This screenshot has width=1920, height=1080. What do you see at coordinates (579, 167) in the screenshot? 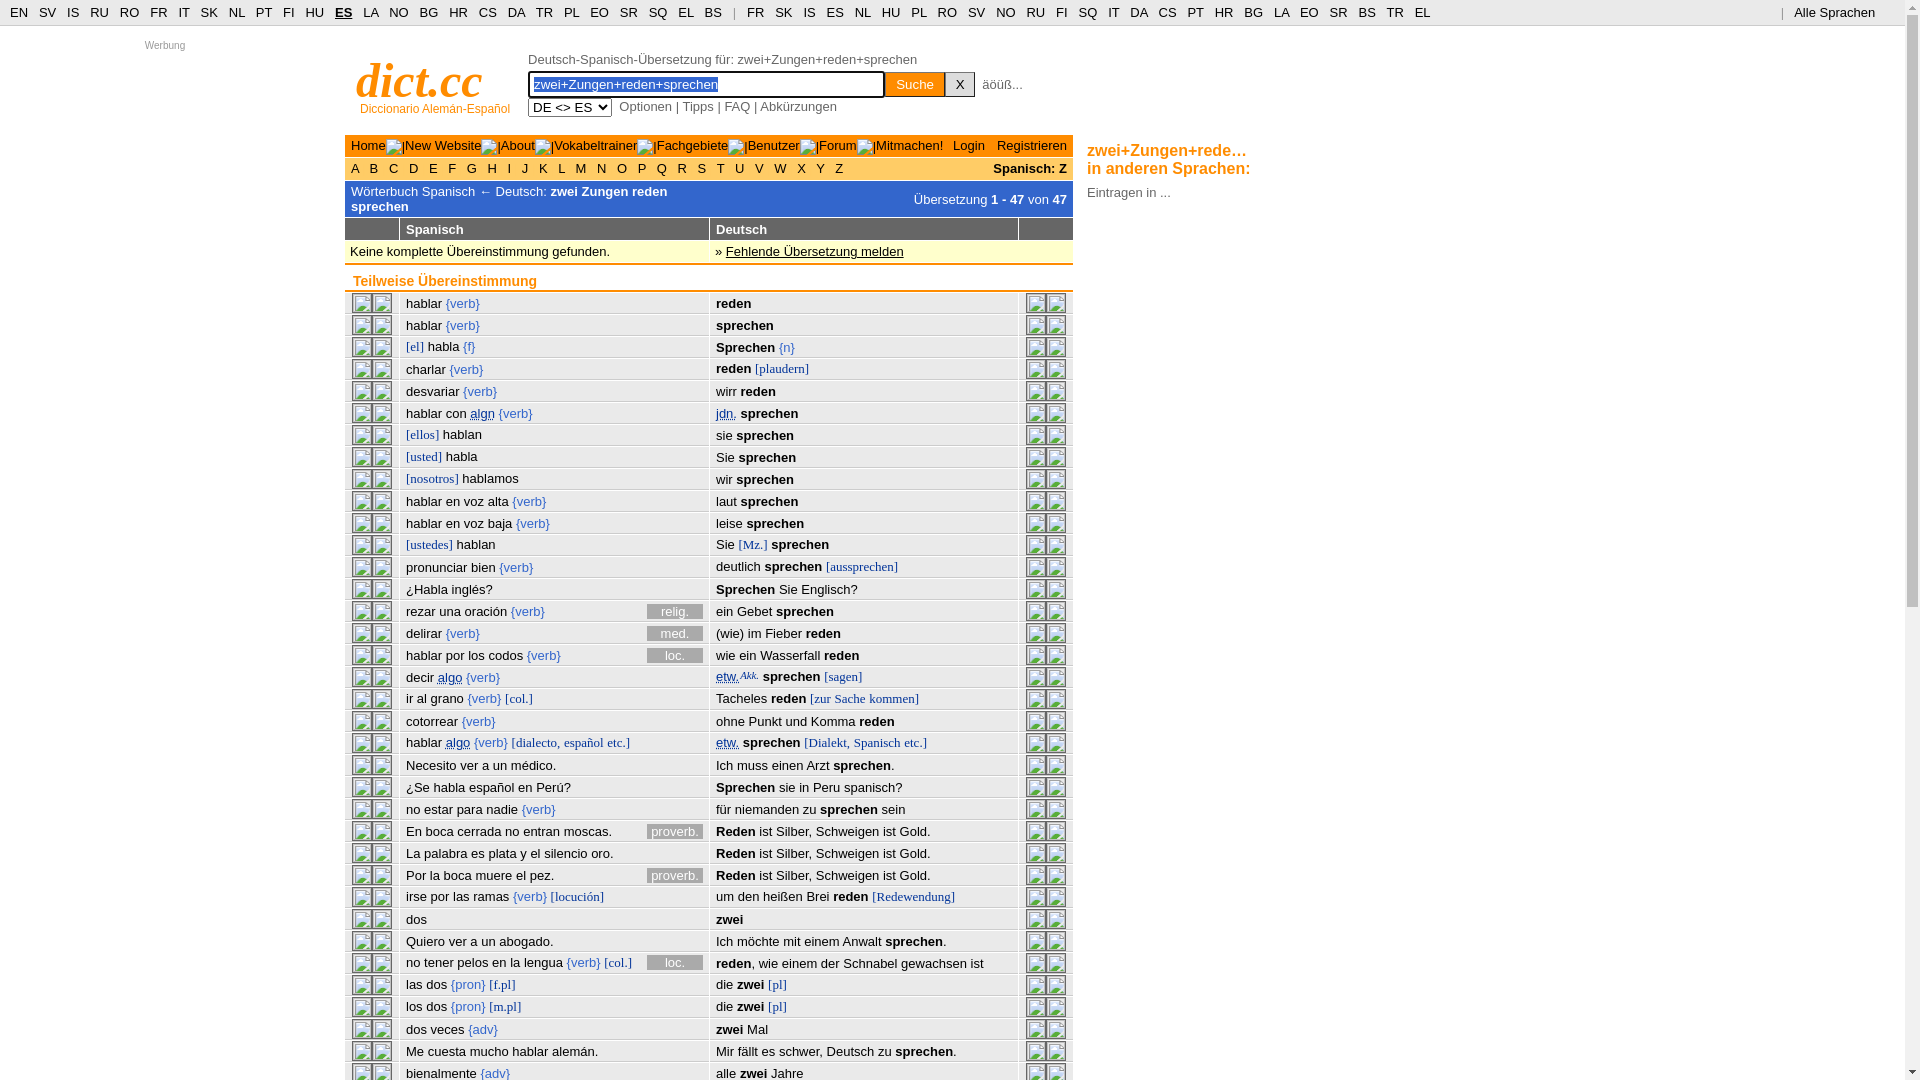
I see `'M'` at bounding box center [579, 167].